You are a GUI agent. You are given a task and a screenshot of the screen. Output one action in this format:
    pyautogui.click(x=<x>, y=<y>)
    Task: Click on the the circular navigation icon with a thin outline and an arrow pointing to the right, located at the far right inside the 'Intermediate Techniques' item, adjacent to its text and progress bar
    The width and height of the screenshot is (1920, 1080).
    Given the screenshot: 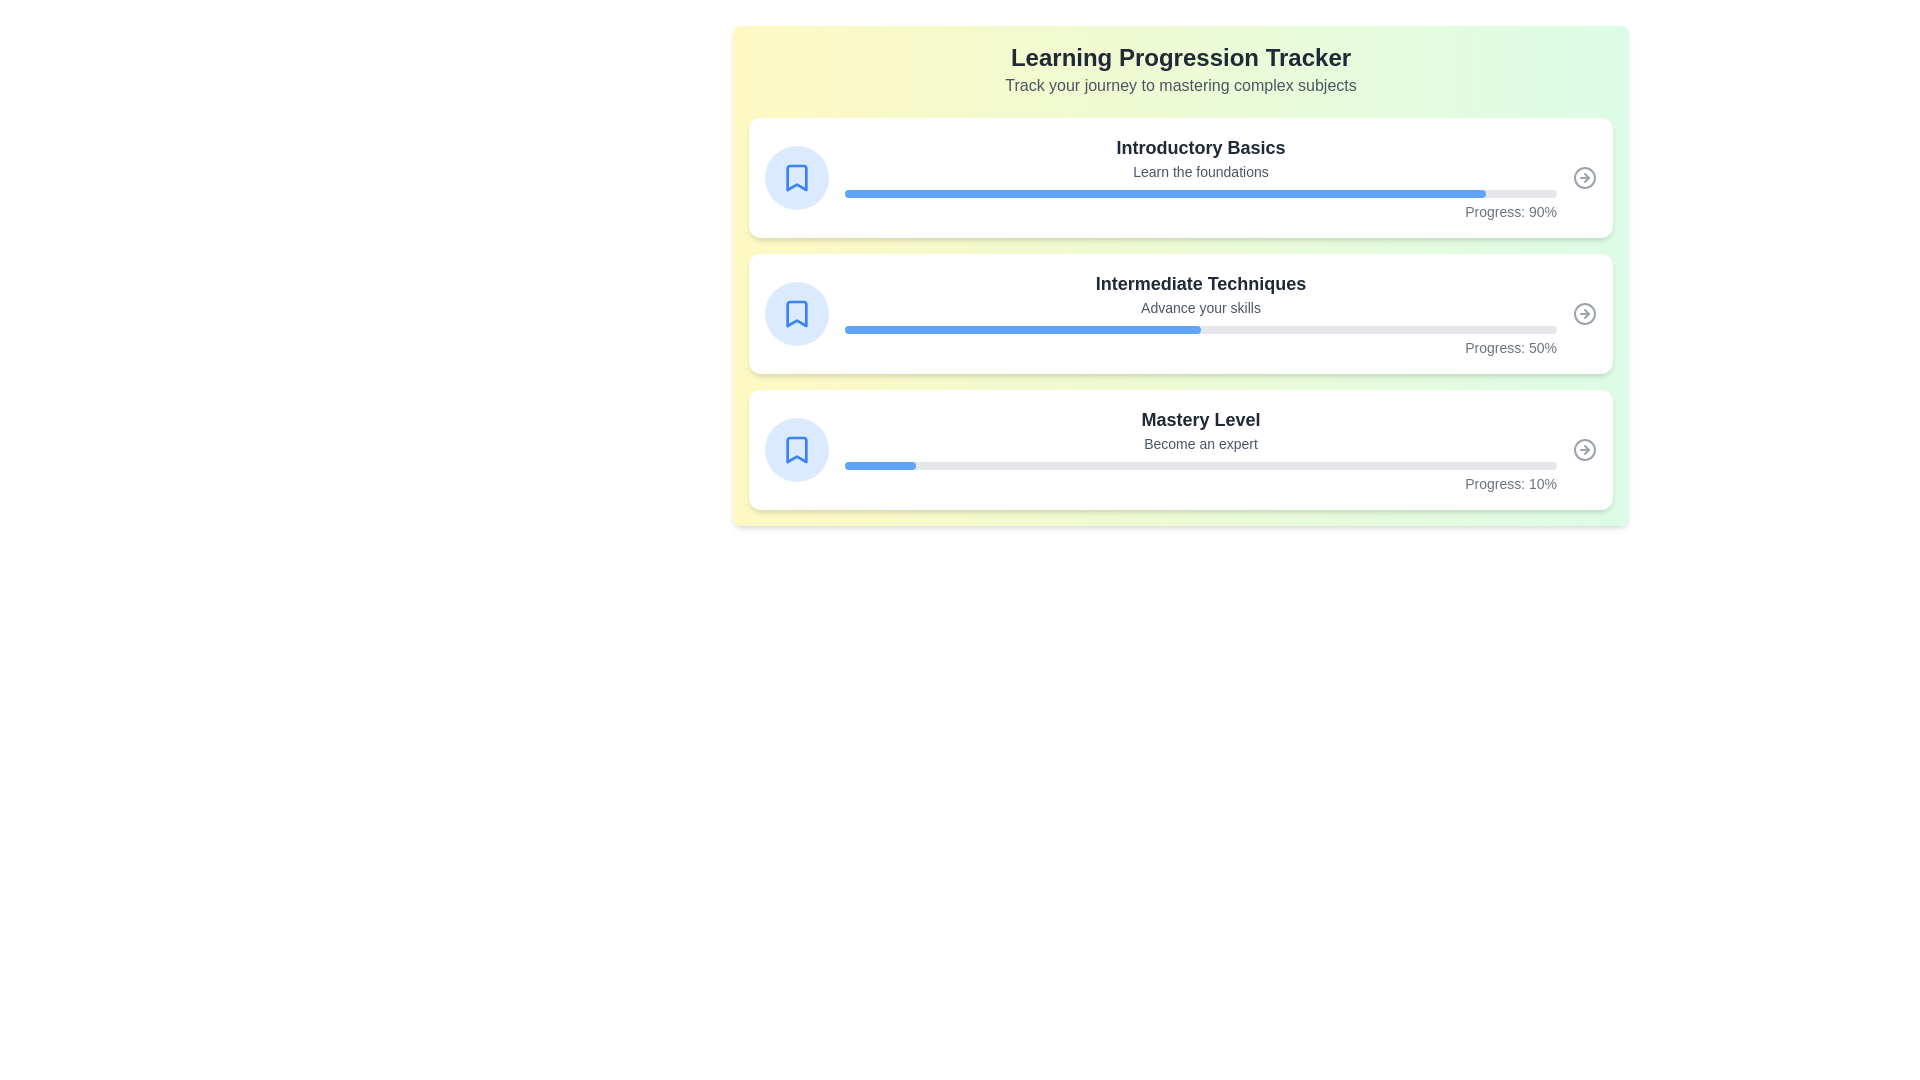 What is the action you would take?
    pyautogui.click(x=1583, y=313)
    